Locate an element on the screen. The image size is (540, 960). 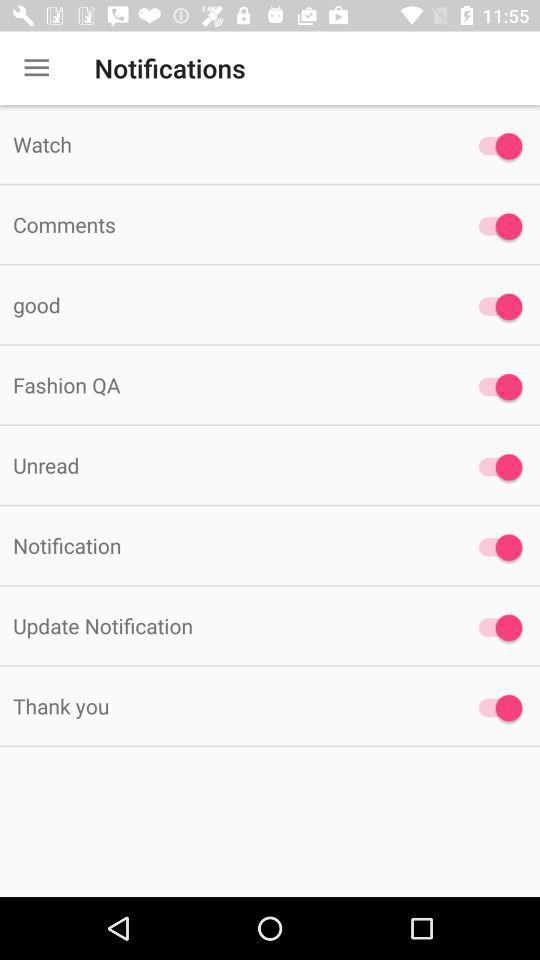
comments option is located at coordinates (494, 226).